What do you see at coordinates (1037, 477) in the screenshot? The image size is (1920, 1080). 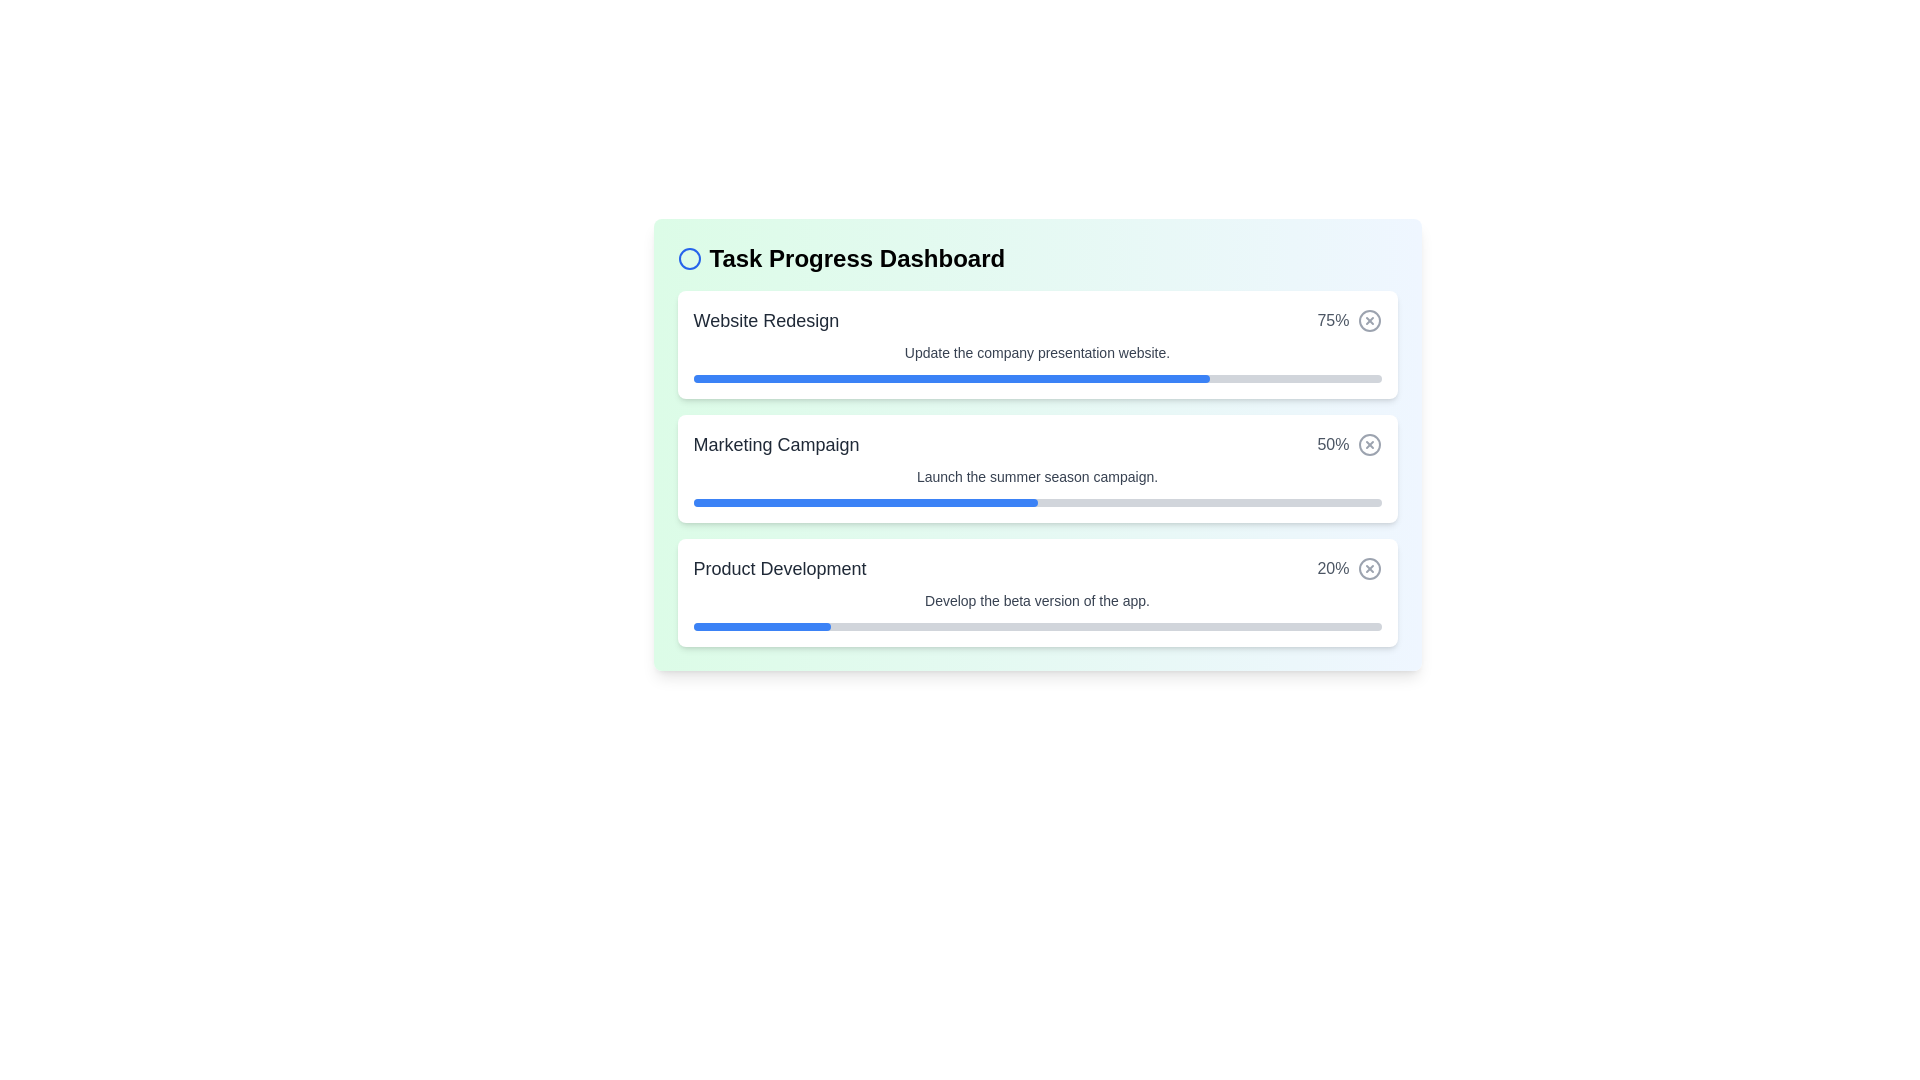 I see `text content of the Text label located below the 'Marketing Campaign' title and above the progress bar in the Task Progress Dashboard` at bounding box center [1037, 477].